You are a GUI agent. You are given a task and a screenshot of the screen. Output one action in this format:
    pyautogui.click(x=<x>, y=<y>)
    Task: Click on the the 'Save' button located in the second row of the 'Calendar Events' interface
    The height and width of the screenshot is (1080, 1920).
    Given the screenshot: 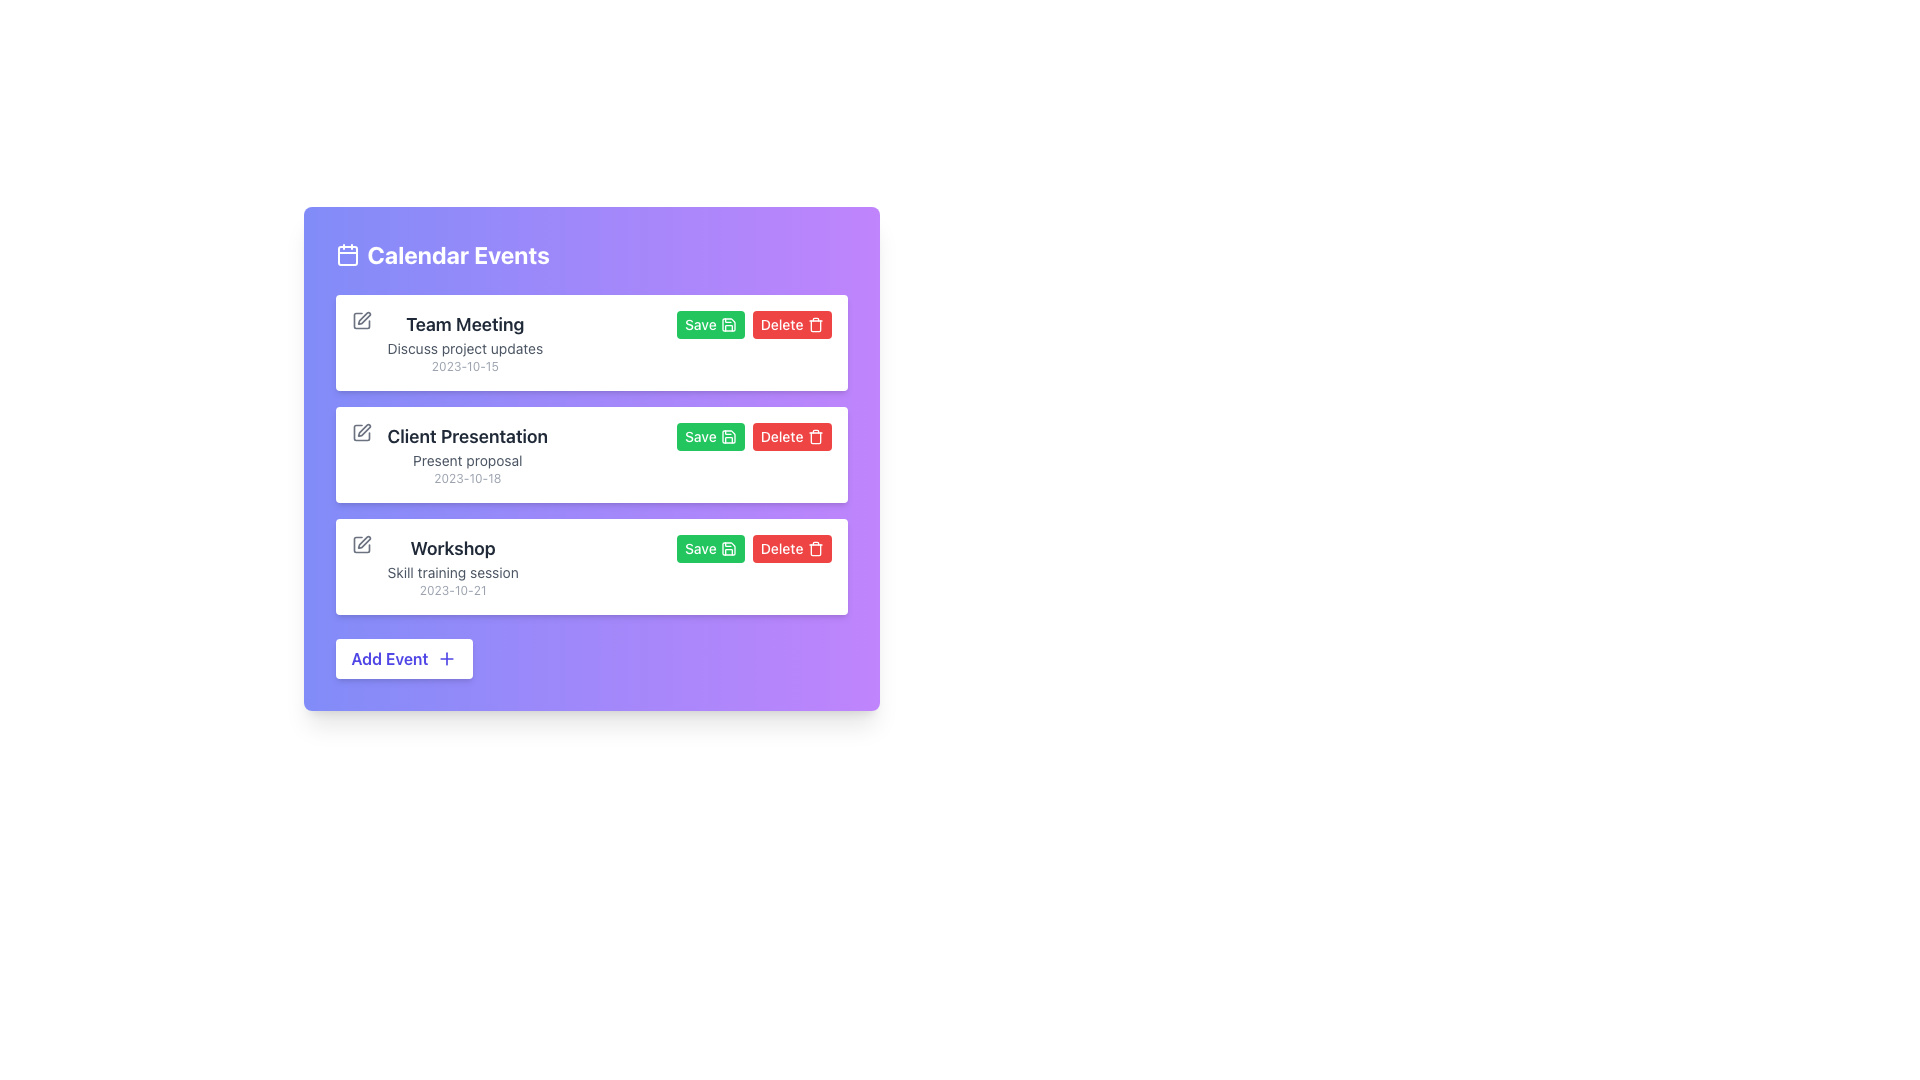 What is the action you would take?
    pyautogui.click(x=710, y=323)
    